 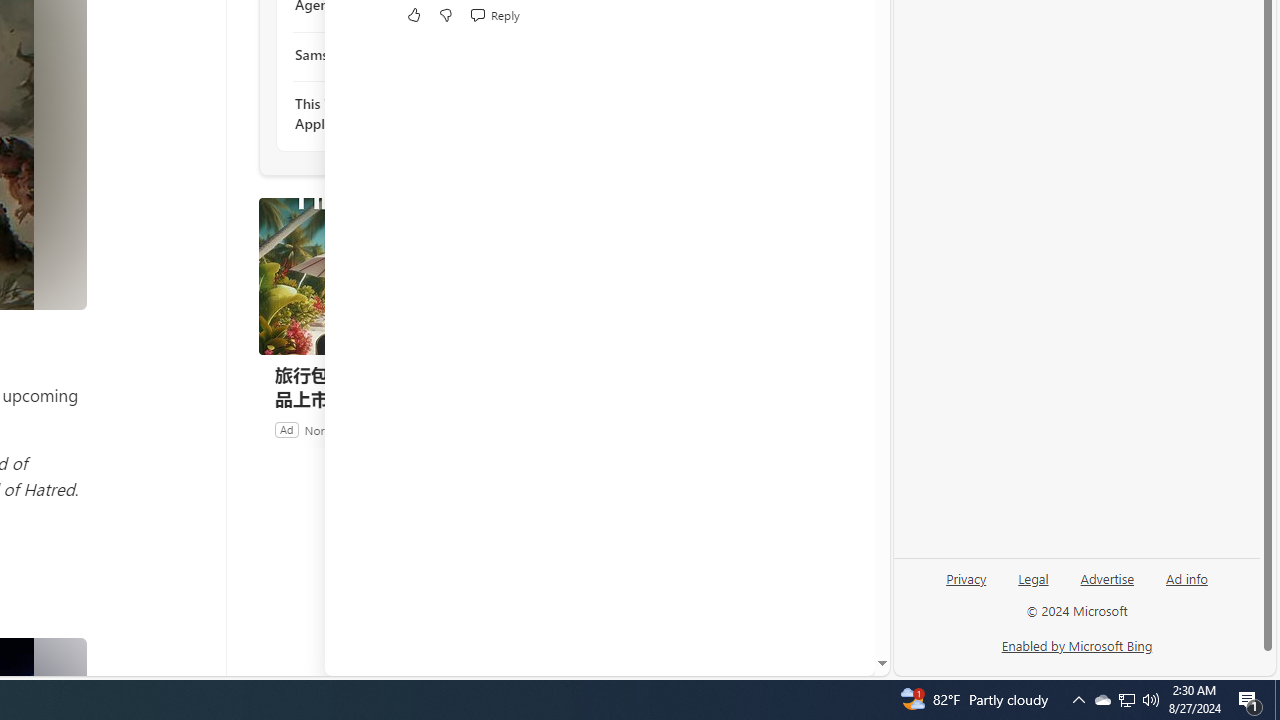 I want to click on 'Reply Reply Comment', so click(x=494, y=15).